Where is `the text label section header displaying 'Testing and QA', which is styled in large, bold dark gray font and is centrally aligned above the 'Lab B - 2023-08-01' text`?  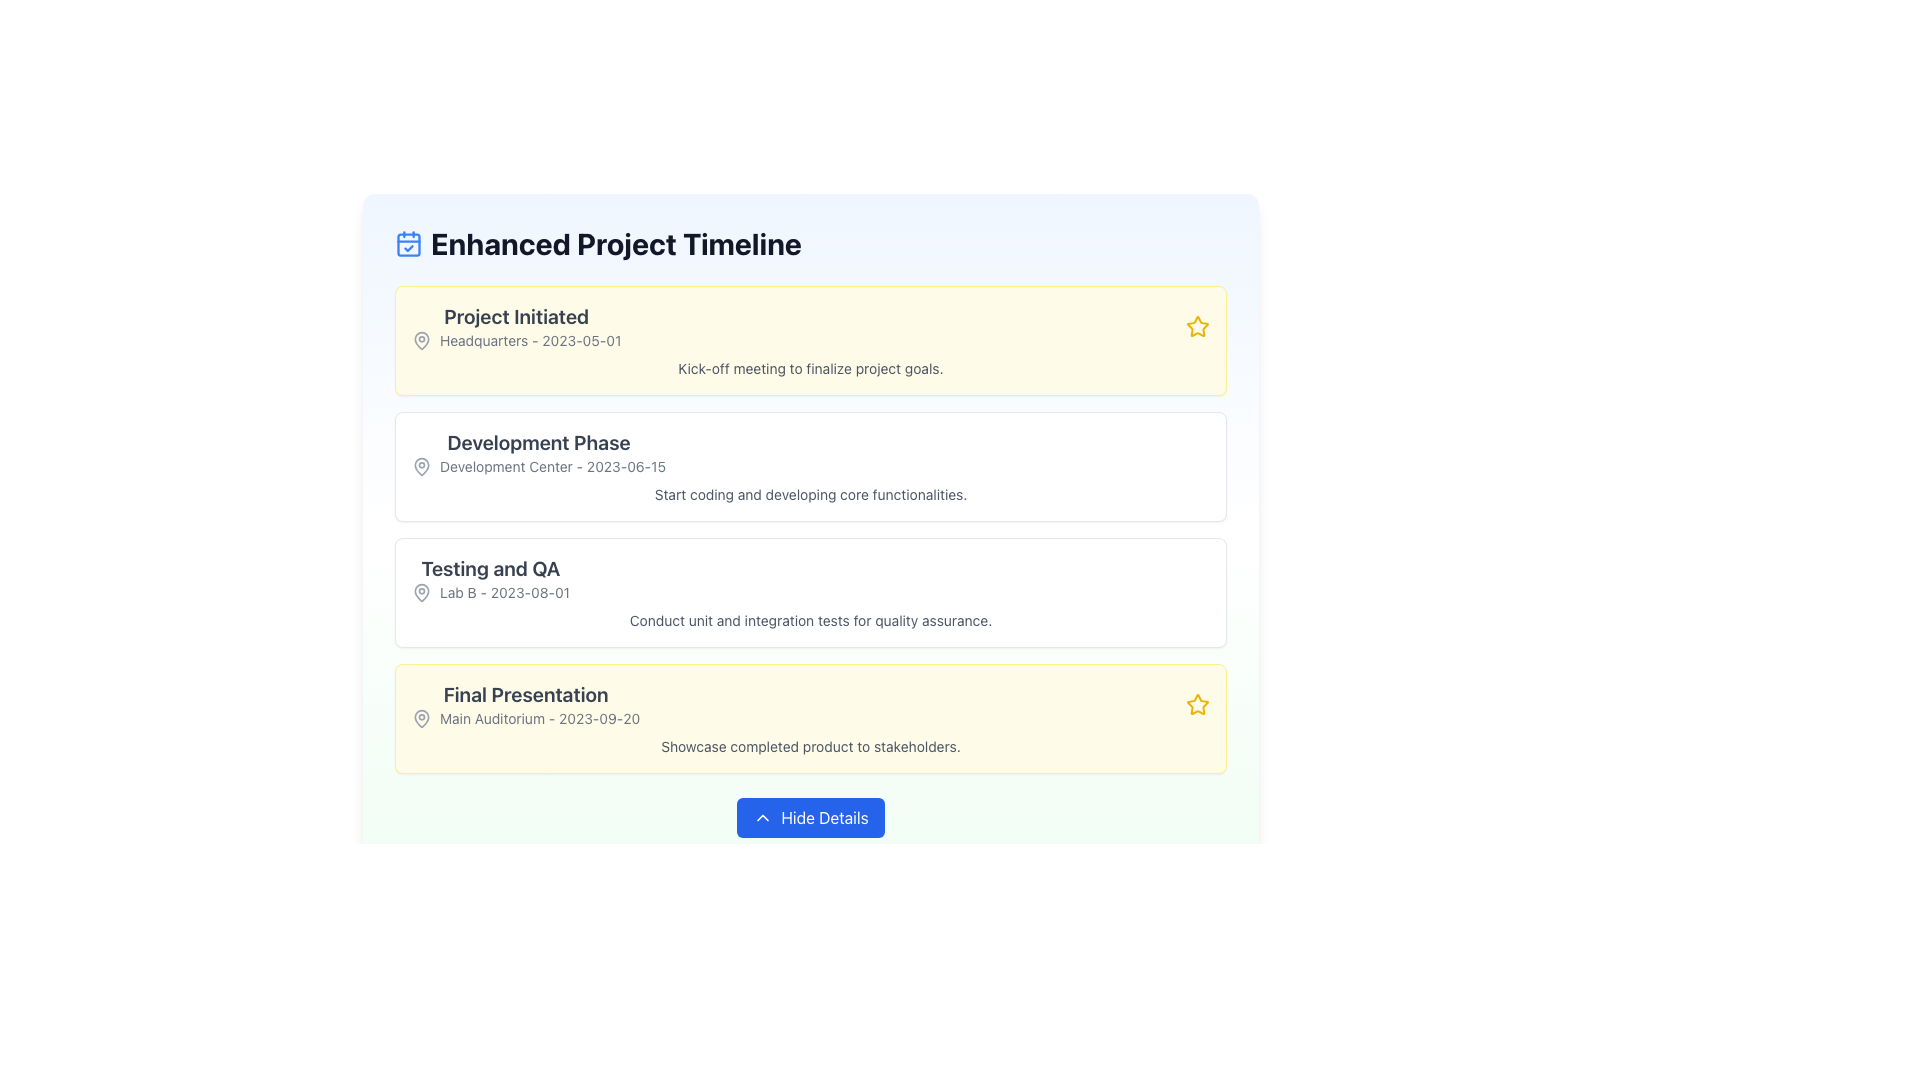
the text label section header displaying 'Testing and QA', which is styled in large, bold dark gray font and is centrally aligned above the 'Lab B - 2023-08-01' text is located at coordinates (490, 569).